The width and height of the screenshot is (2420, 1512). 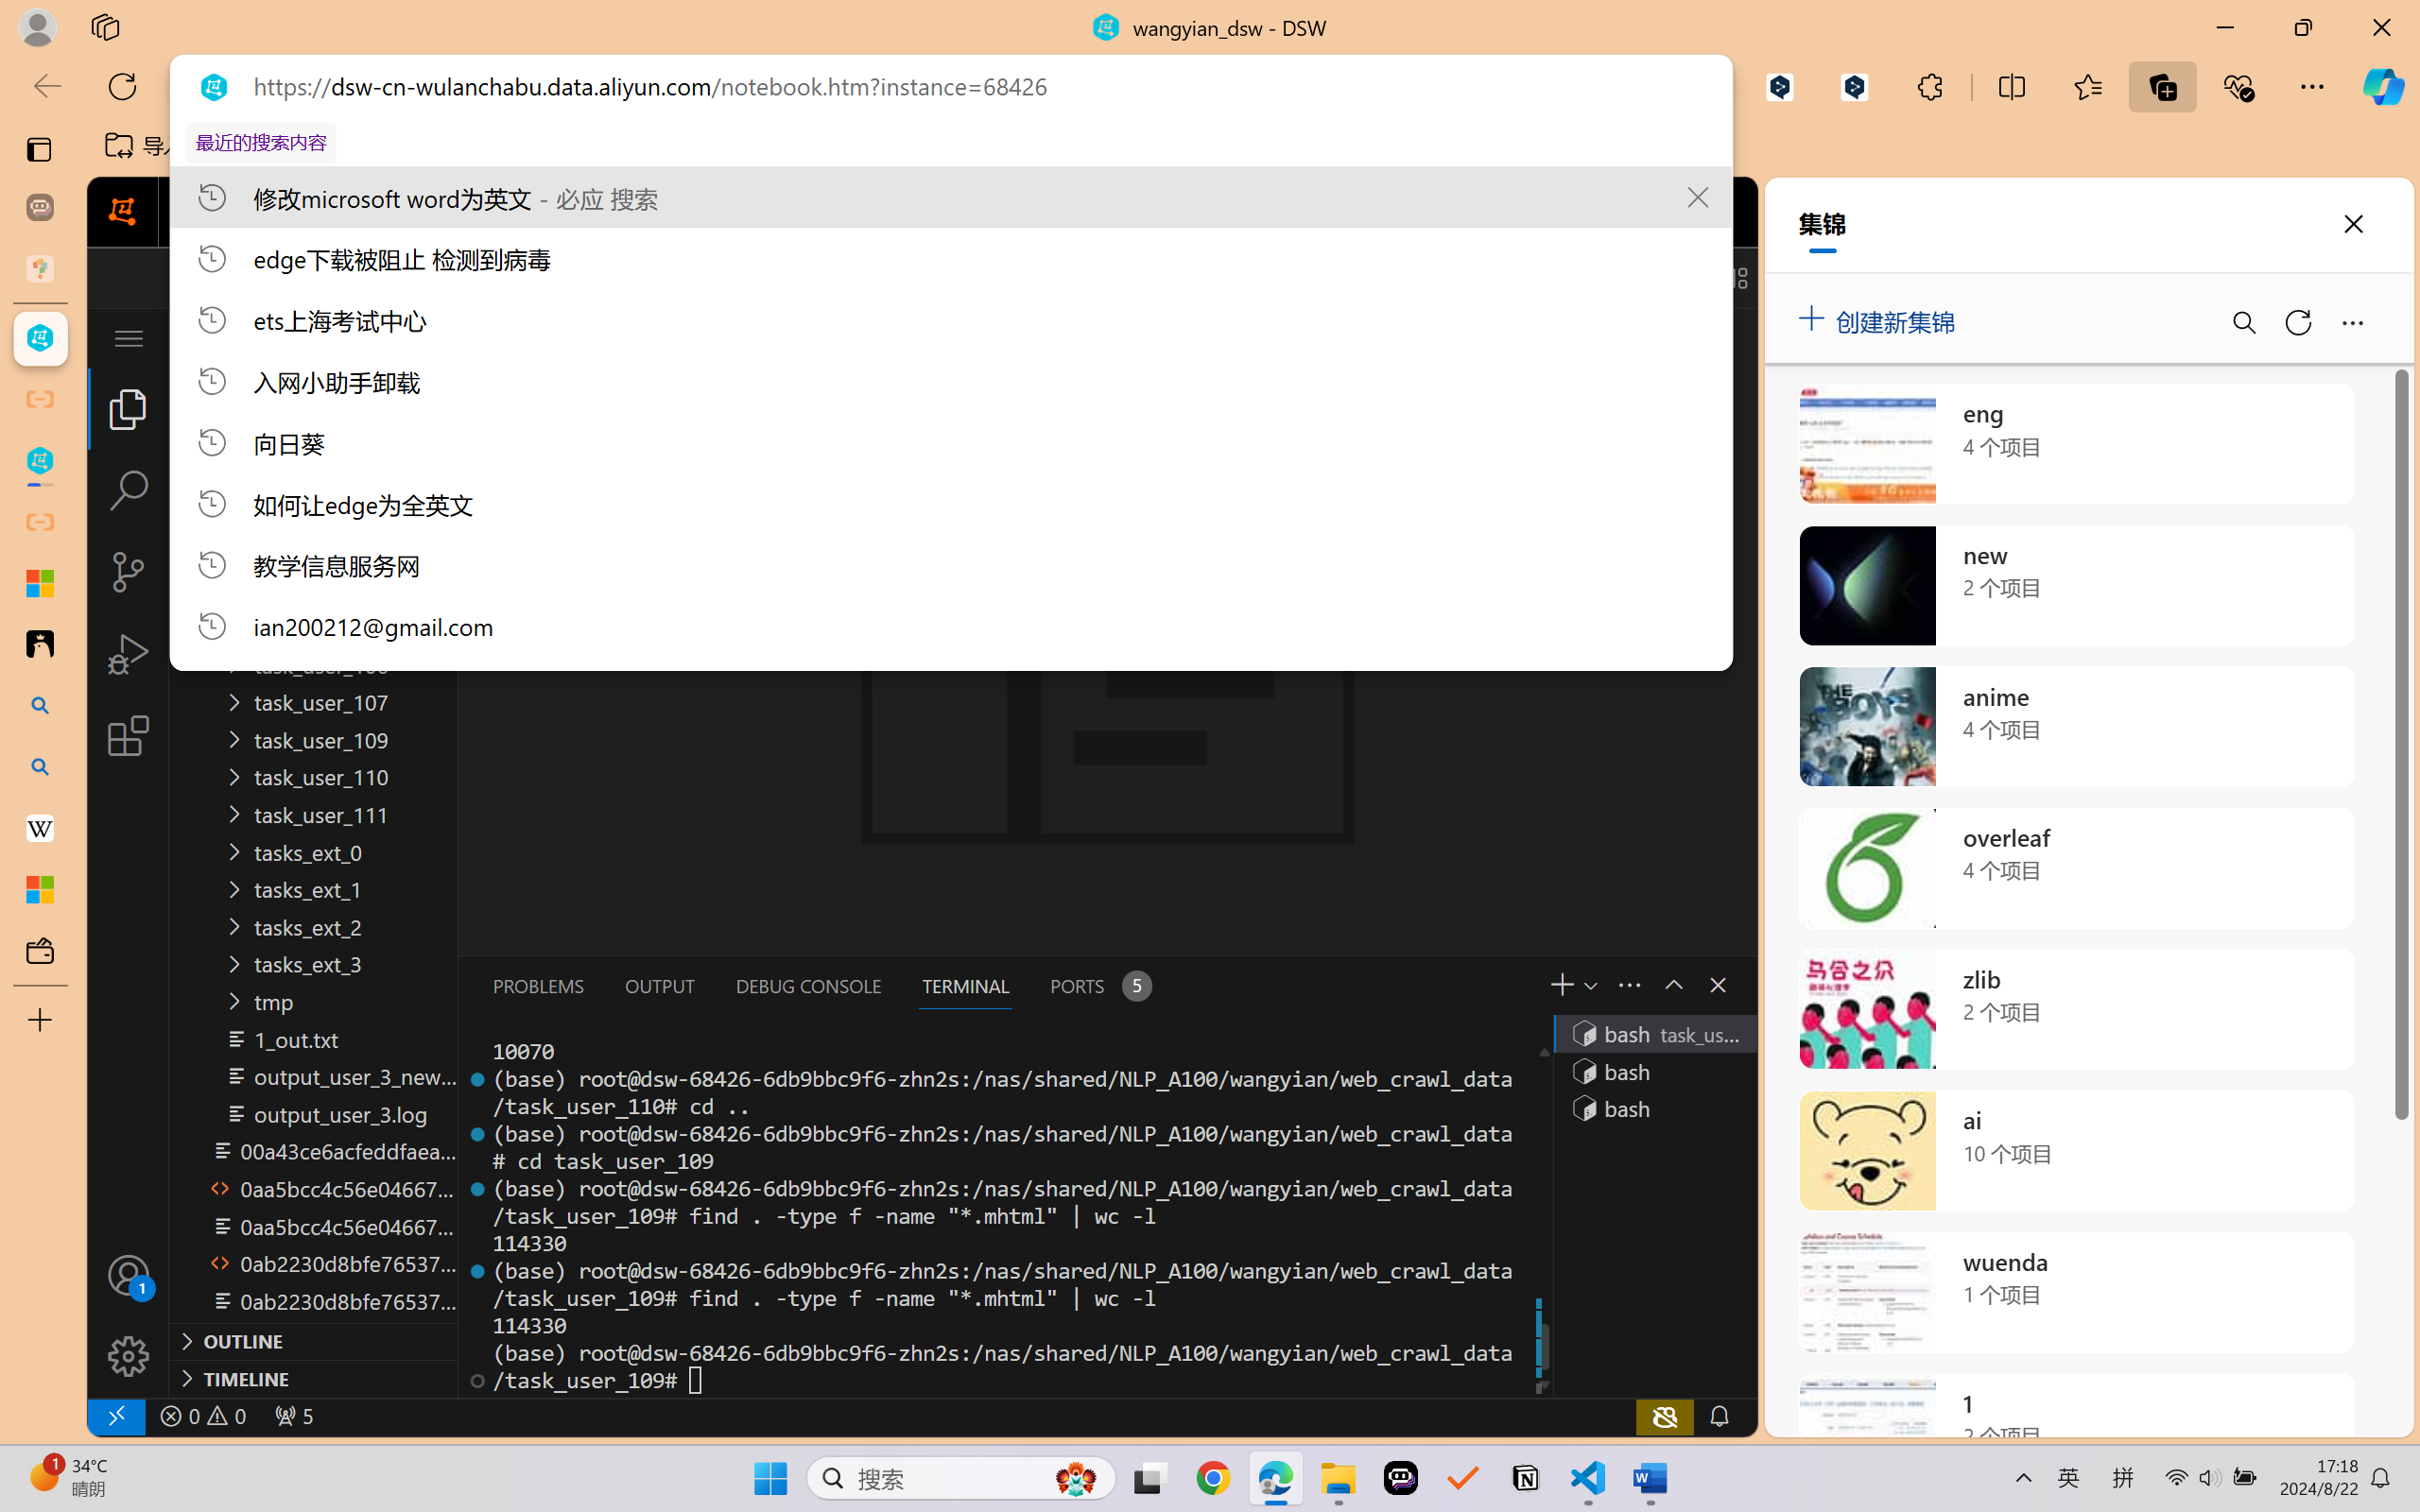 I want to click on 'Class: menubar compact overflow-menu-only inactive', so click(x=127, y=337).